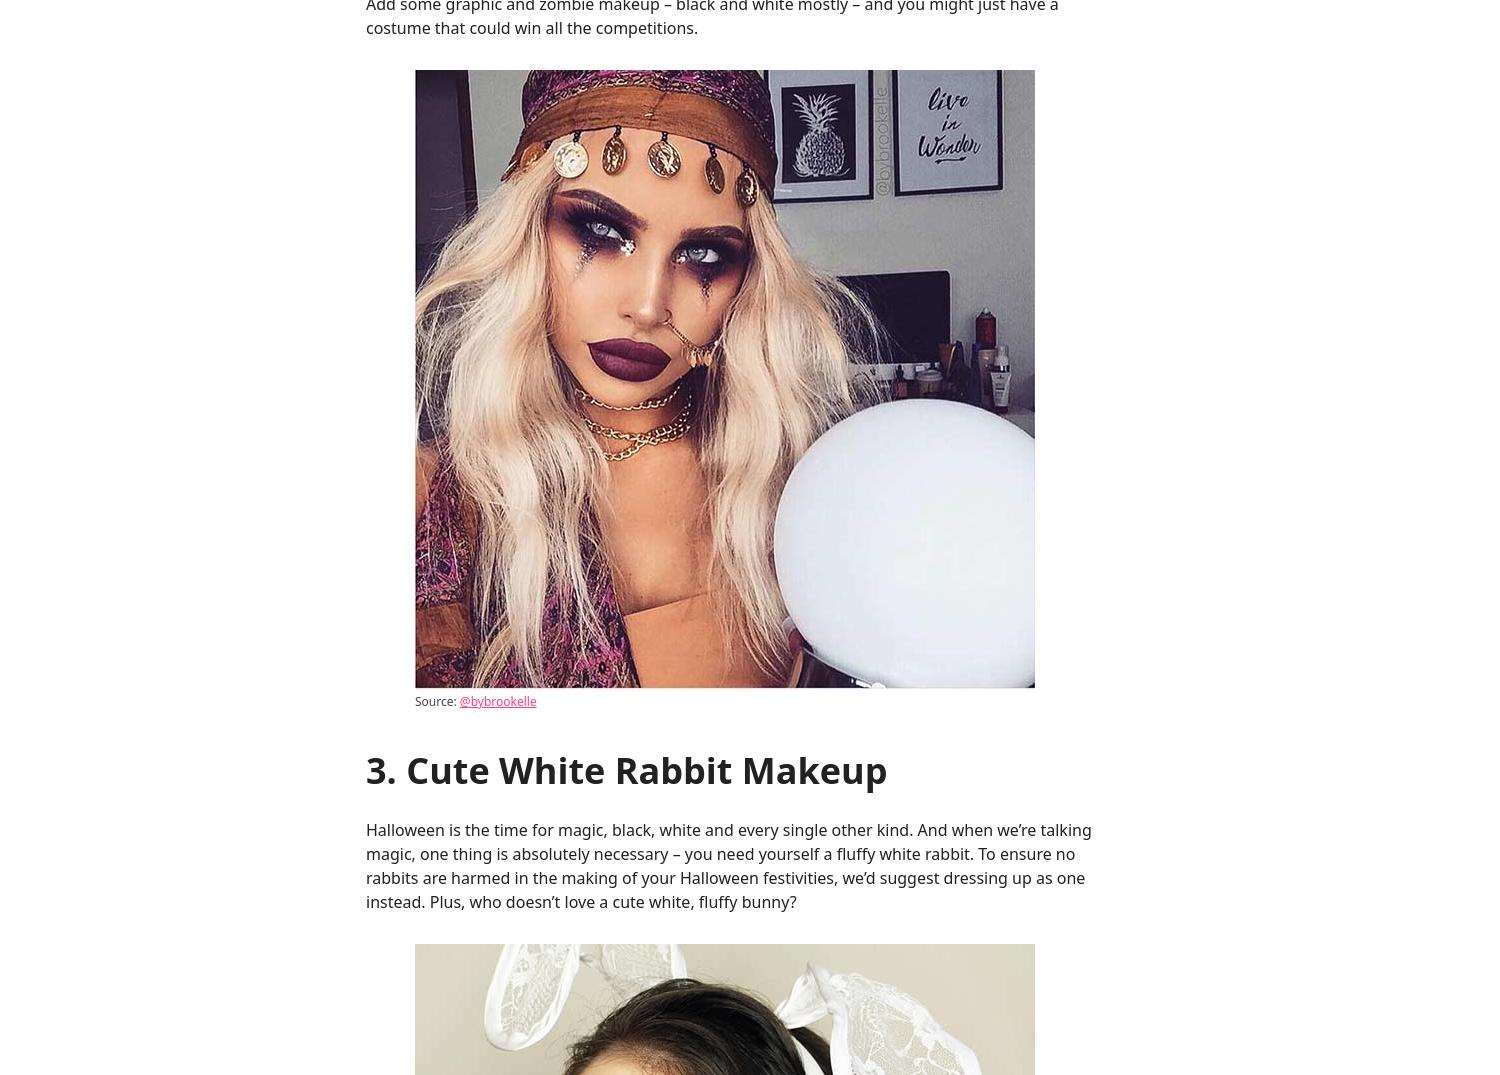  Describe the element at coordinates (1004, 200) in the screenshot. I see `'Terms and Conditions'` at that location.